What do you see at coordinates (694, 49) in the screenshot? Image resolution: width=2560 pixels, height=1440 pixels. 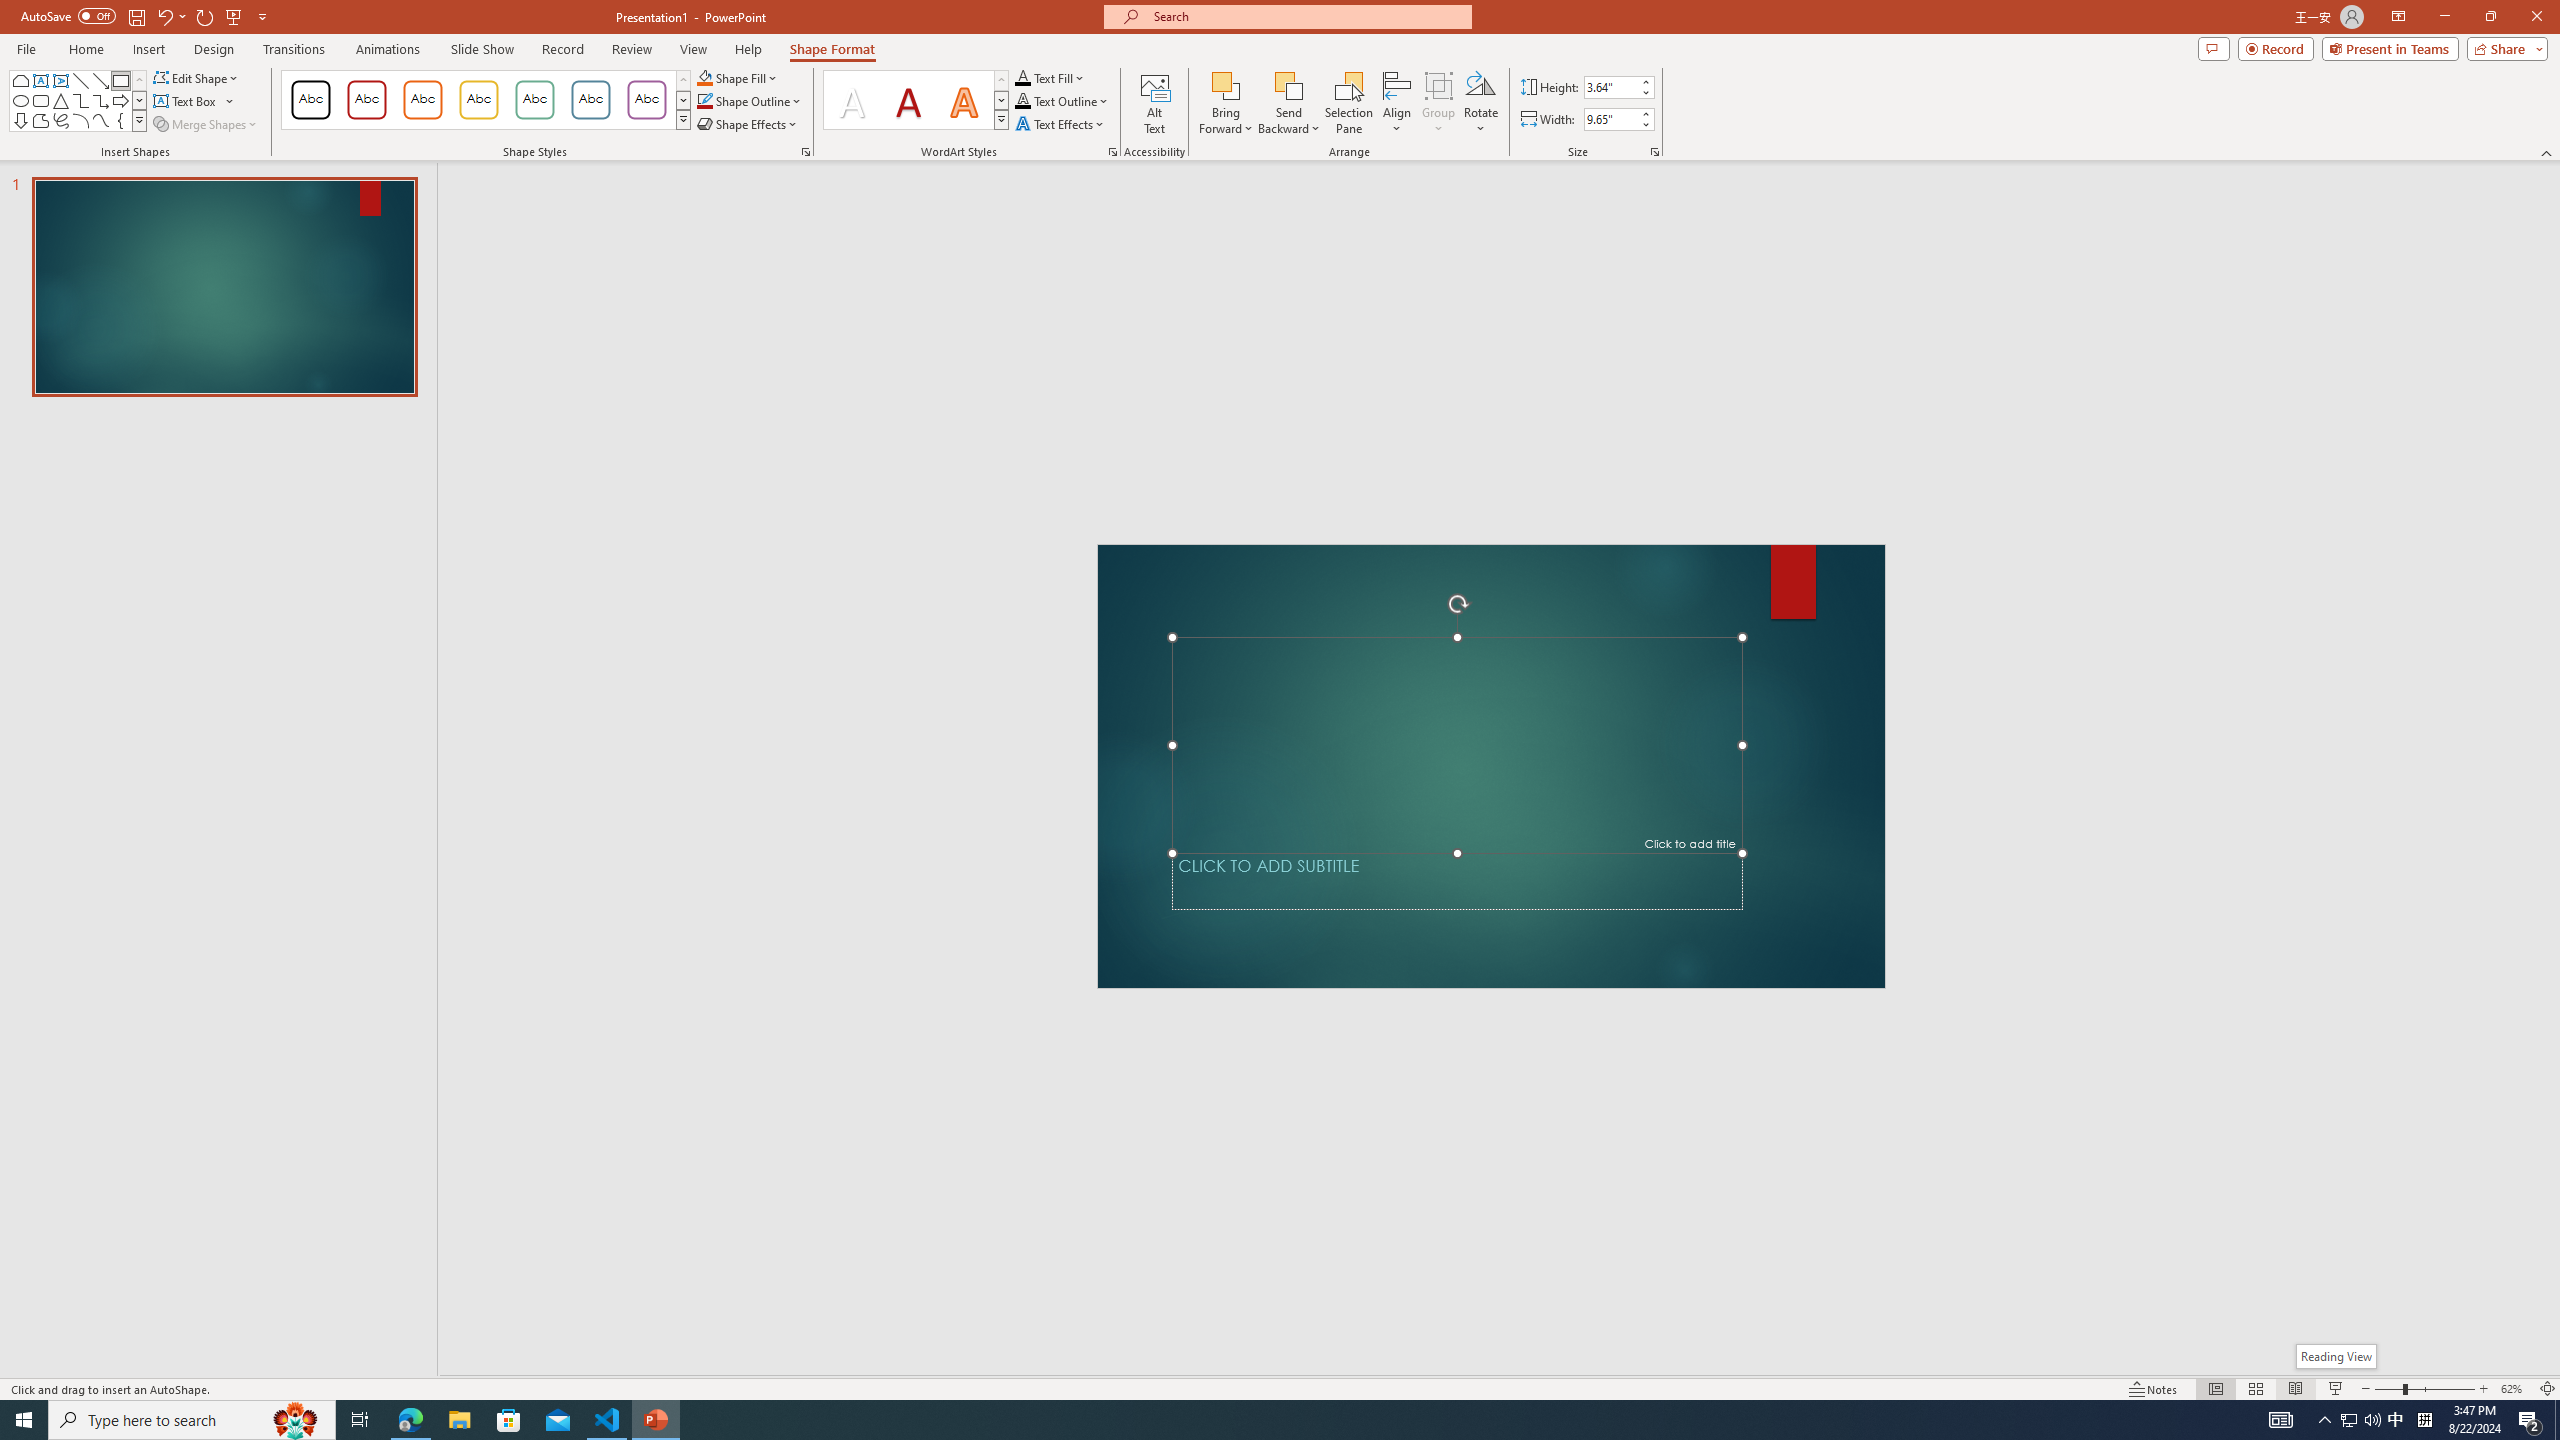 I see `'View'` at bounding box center [694, 49].